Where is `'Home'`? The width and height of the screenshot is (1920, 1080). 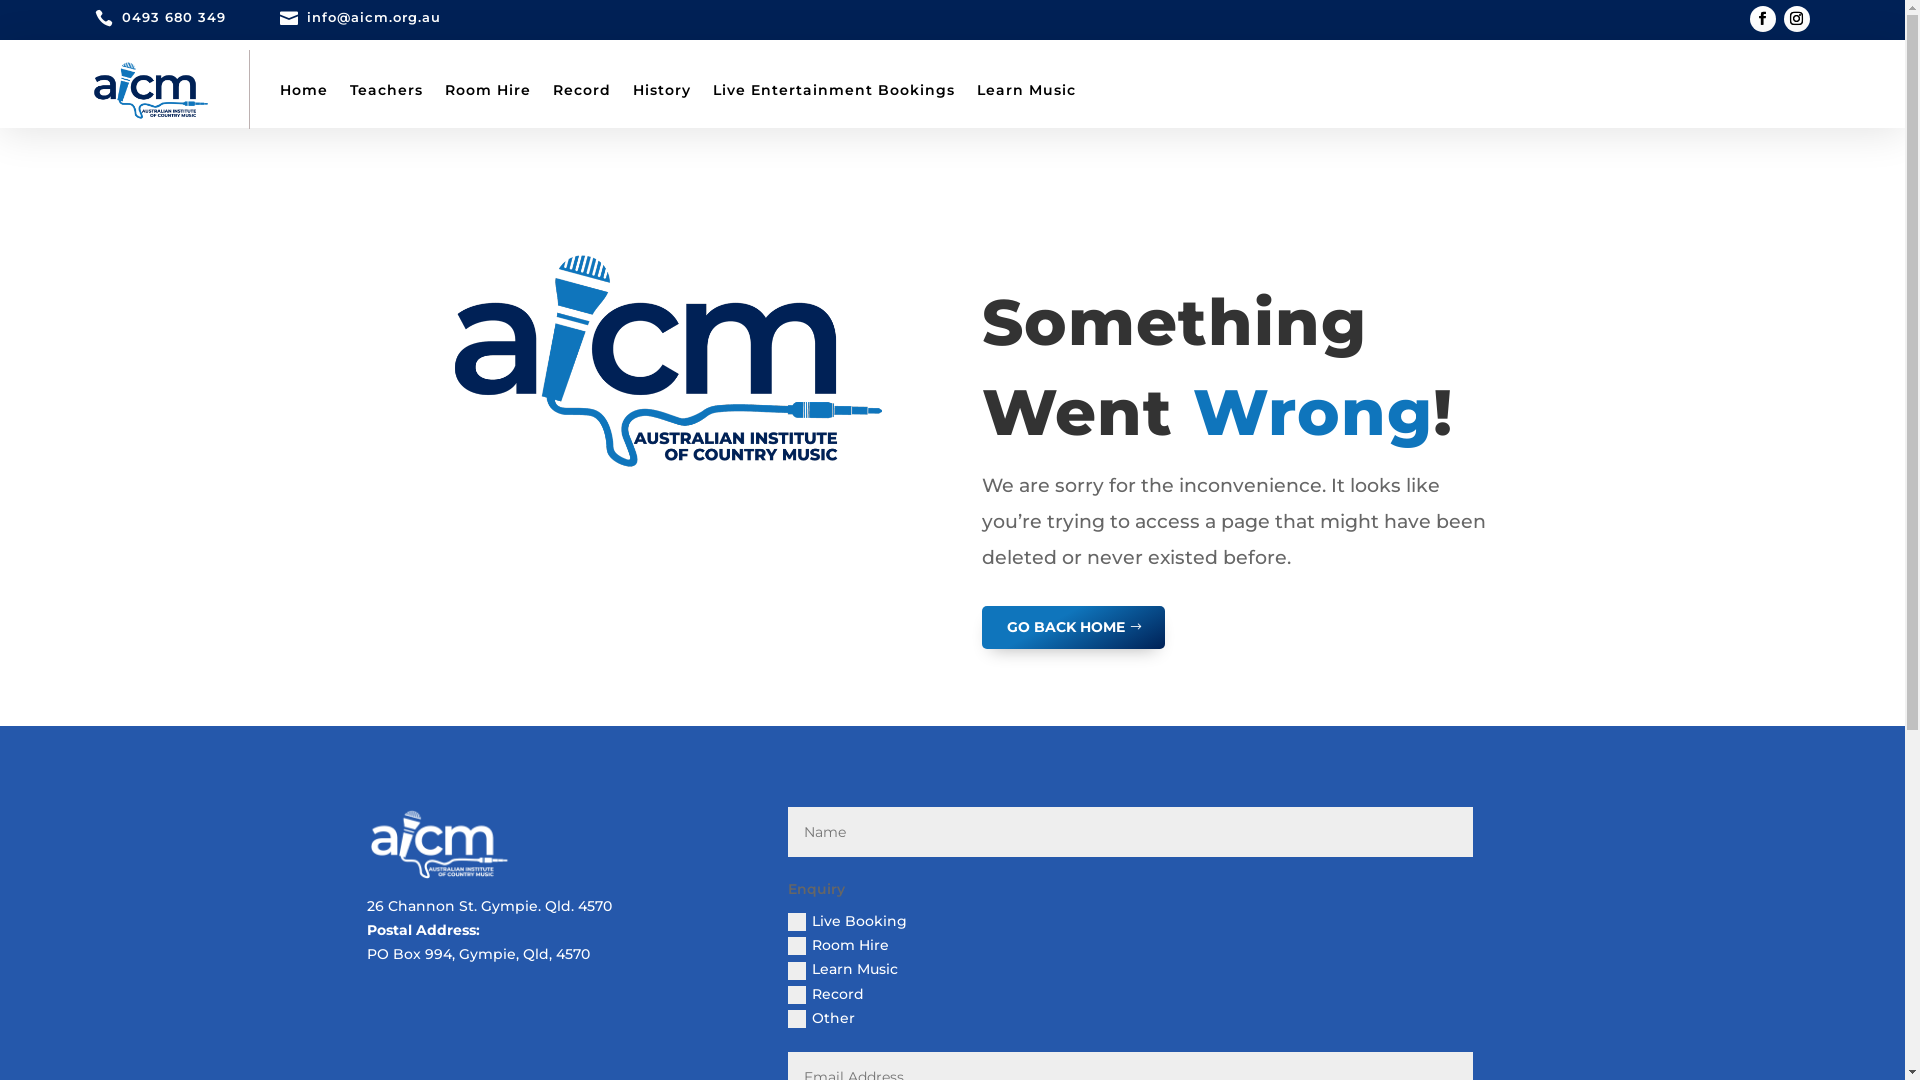
'Home' is located at coordinates (302, 88).